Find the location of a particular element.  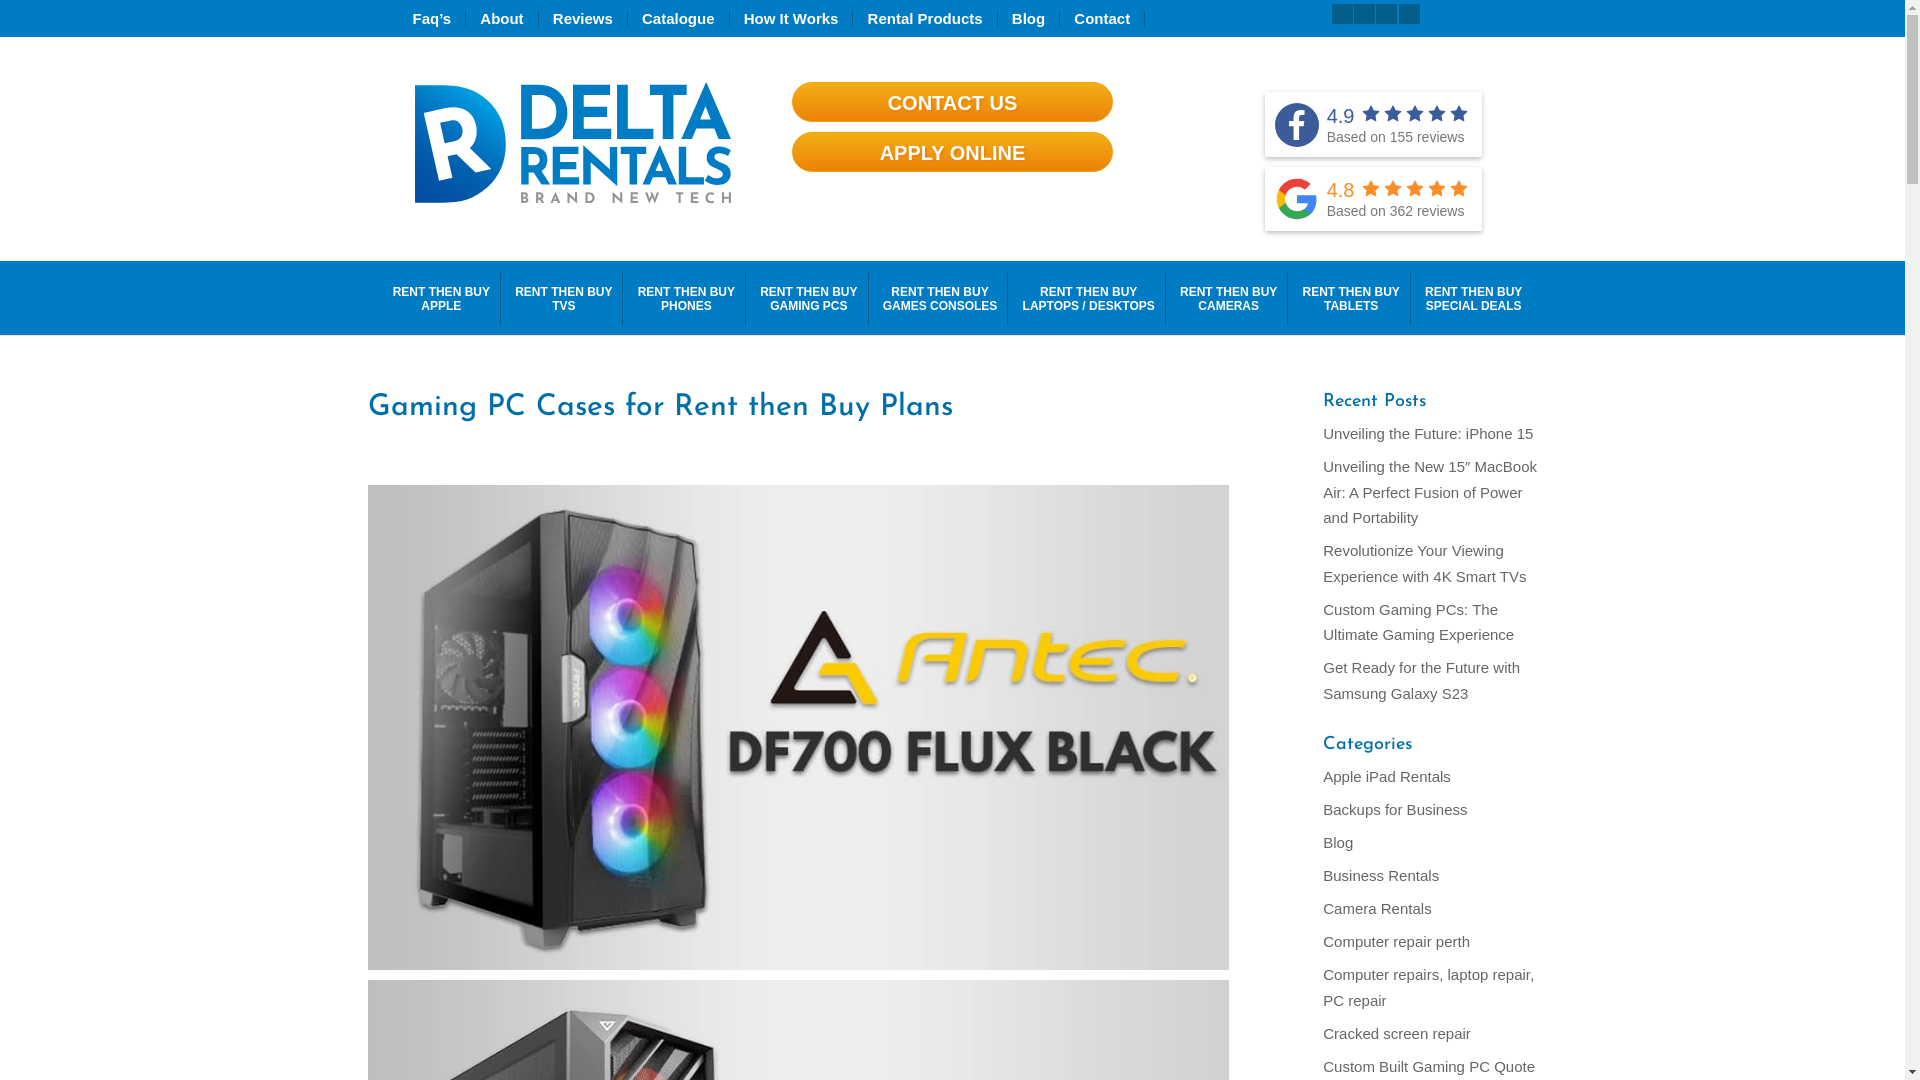

'RENT THEN BUY is located at coordinates (514, 299).